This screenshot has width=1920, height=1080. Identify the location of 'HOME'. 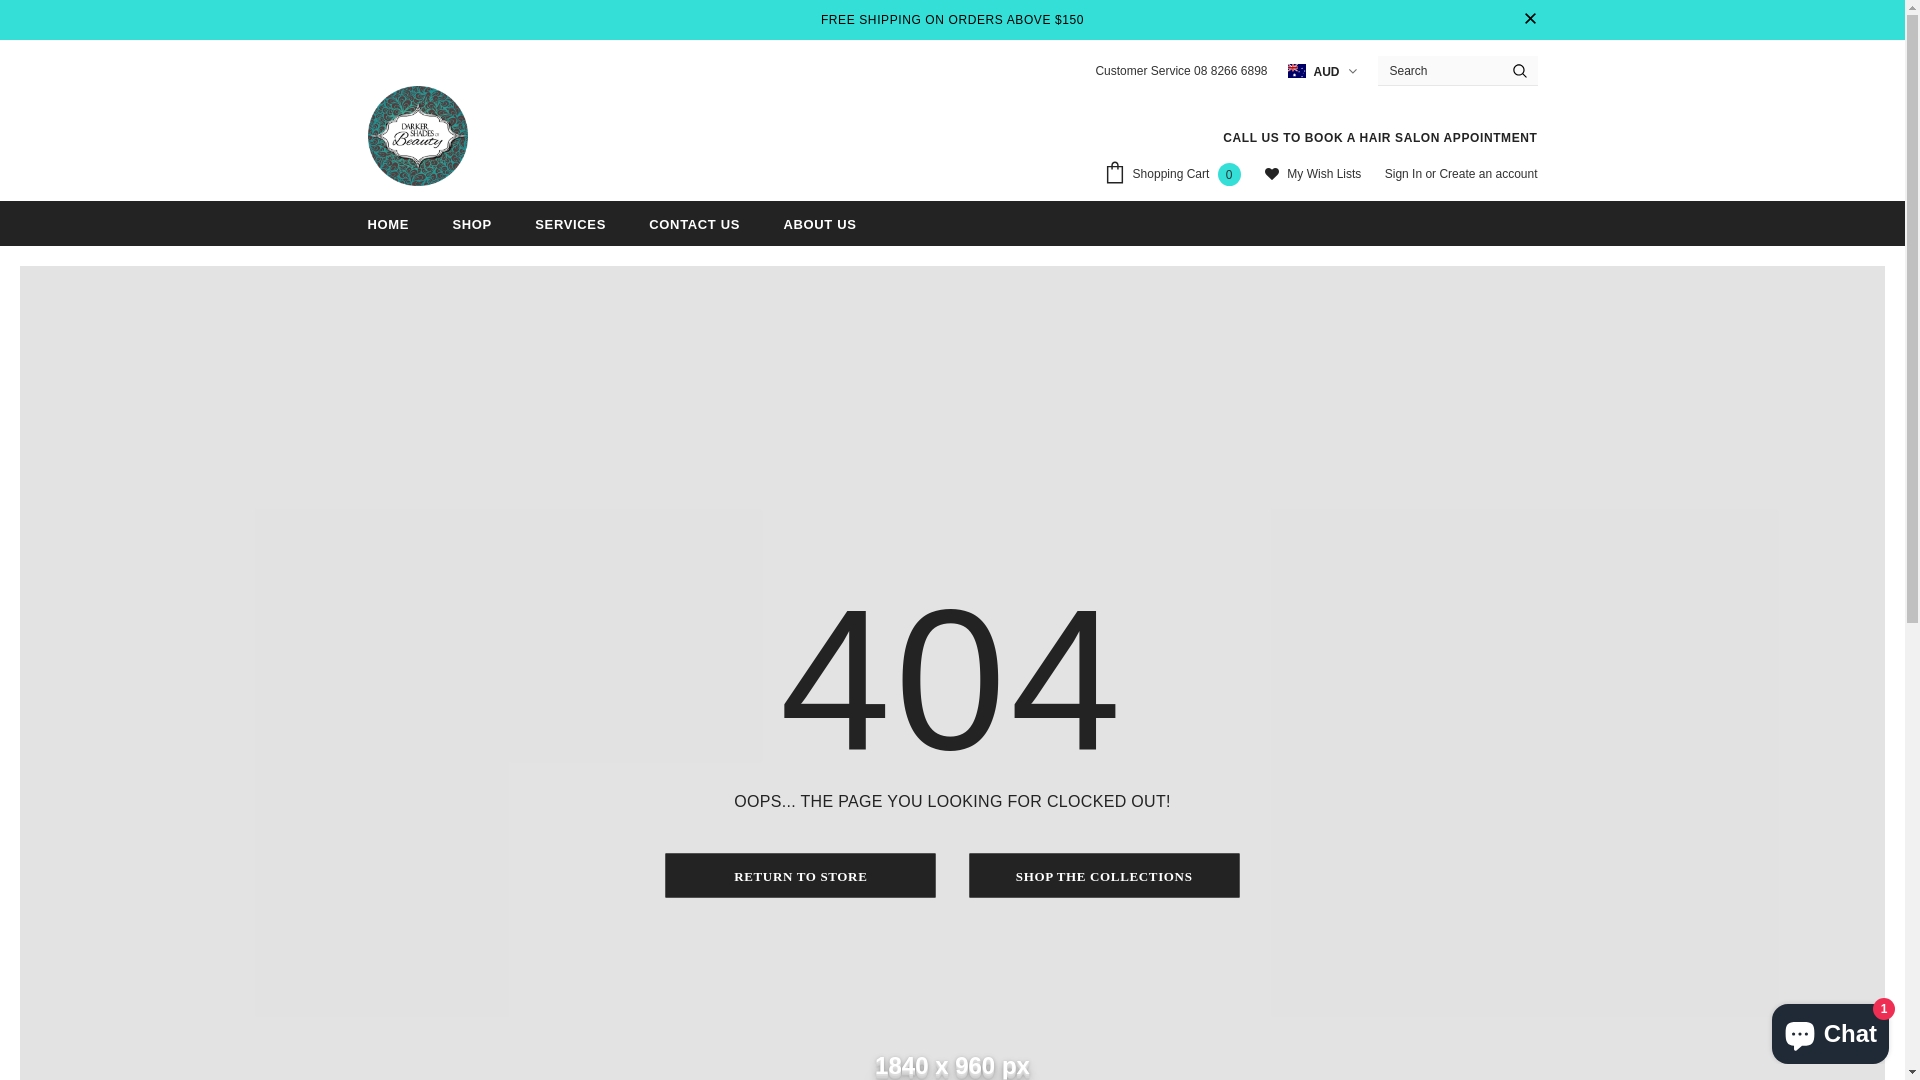
(388, 223).